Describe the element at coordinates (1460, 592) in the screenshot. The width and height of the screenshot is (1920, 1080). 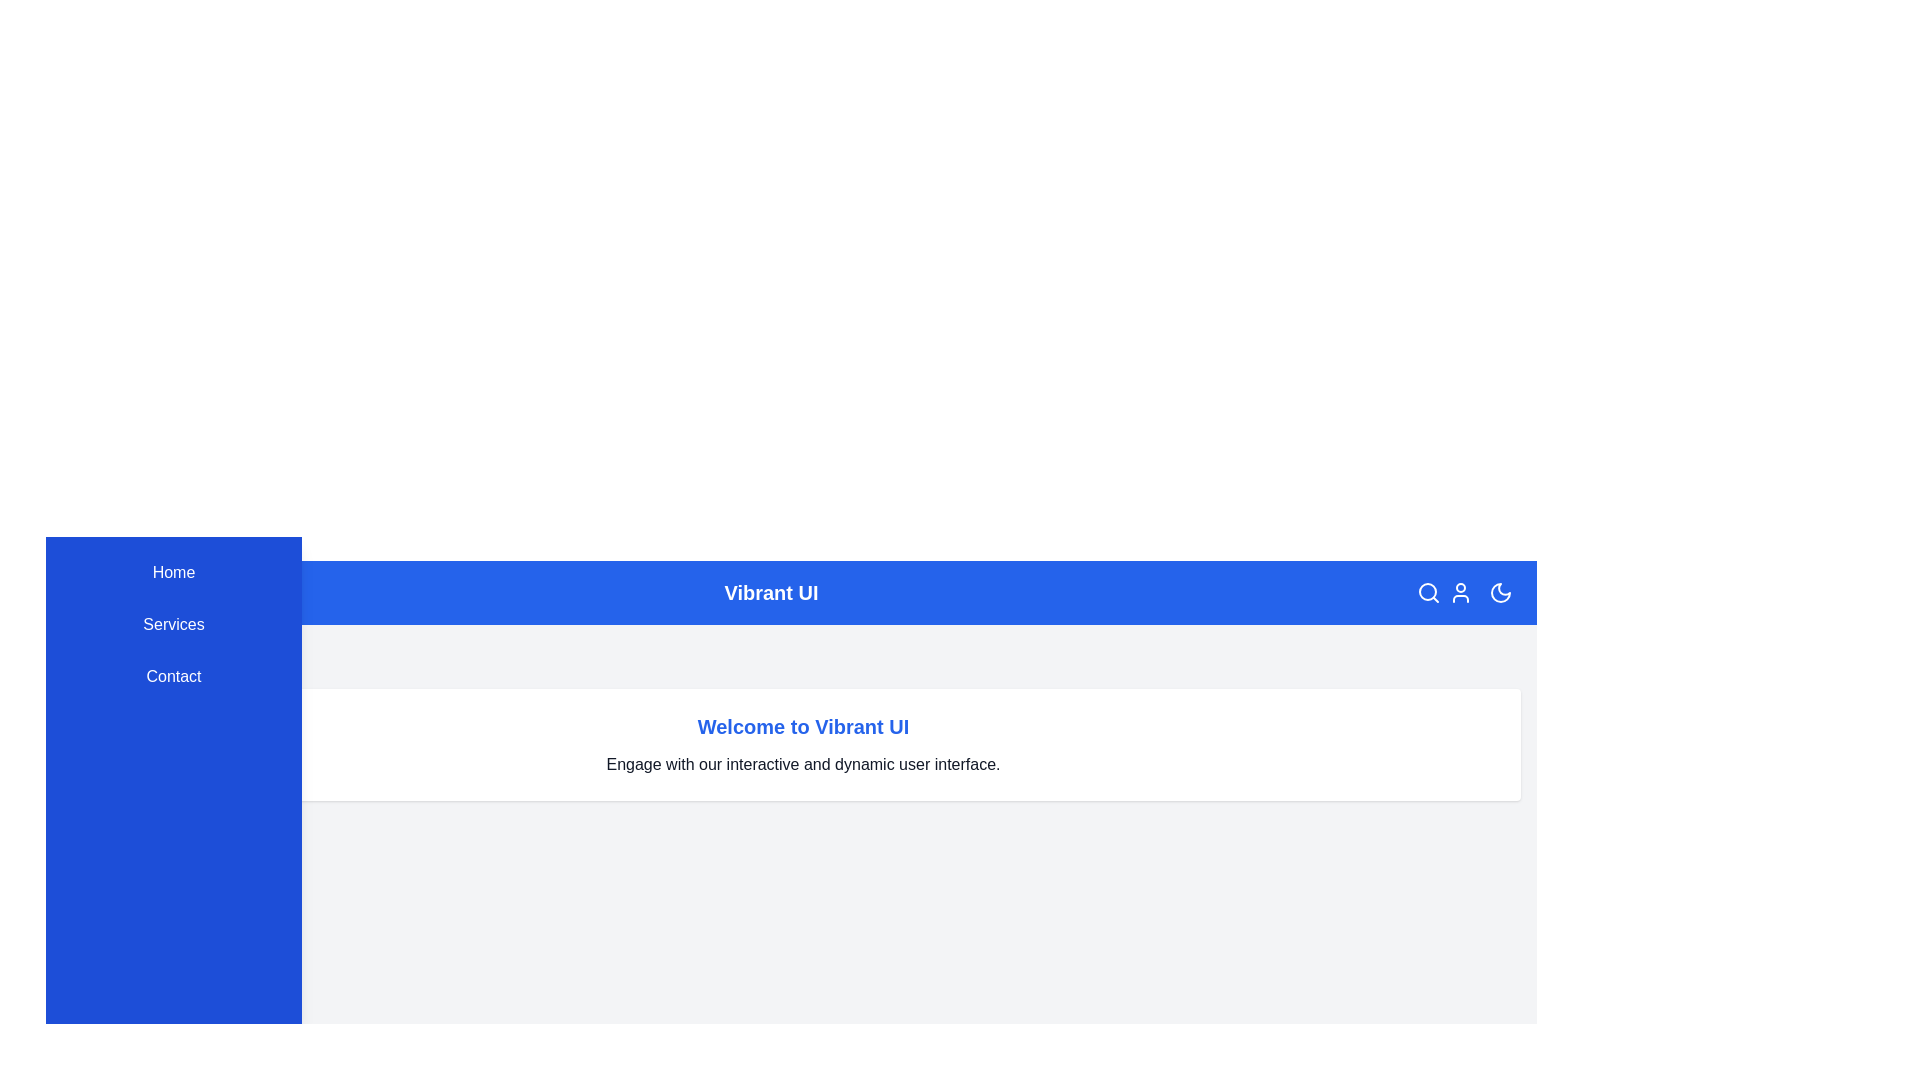
I see `the user profile icon in the top-right corner` at that location.